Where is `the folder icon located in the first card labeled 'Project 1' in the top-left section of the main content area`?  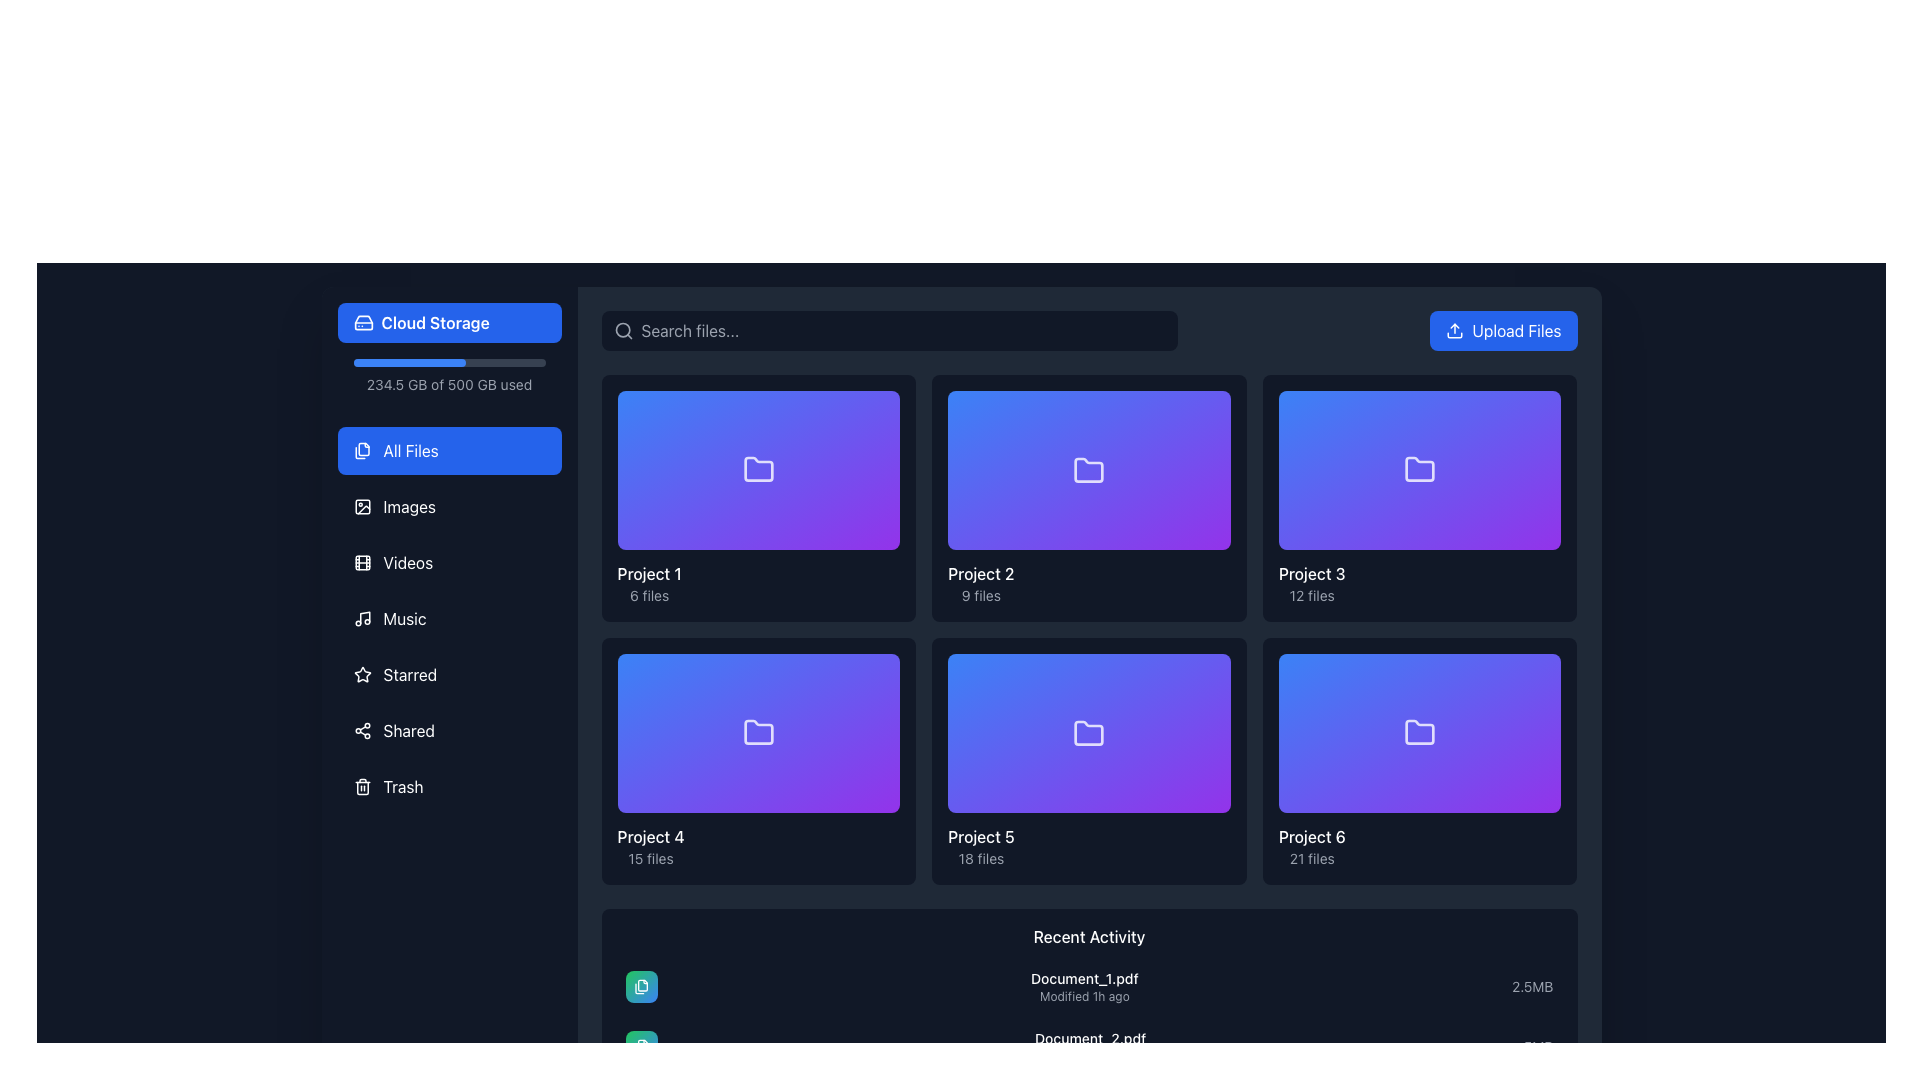 the folder icon located in the first card labeled 'Project 1' in the top-left section of the main content area is located at coordinates (757, 469).